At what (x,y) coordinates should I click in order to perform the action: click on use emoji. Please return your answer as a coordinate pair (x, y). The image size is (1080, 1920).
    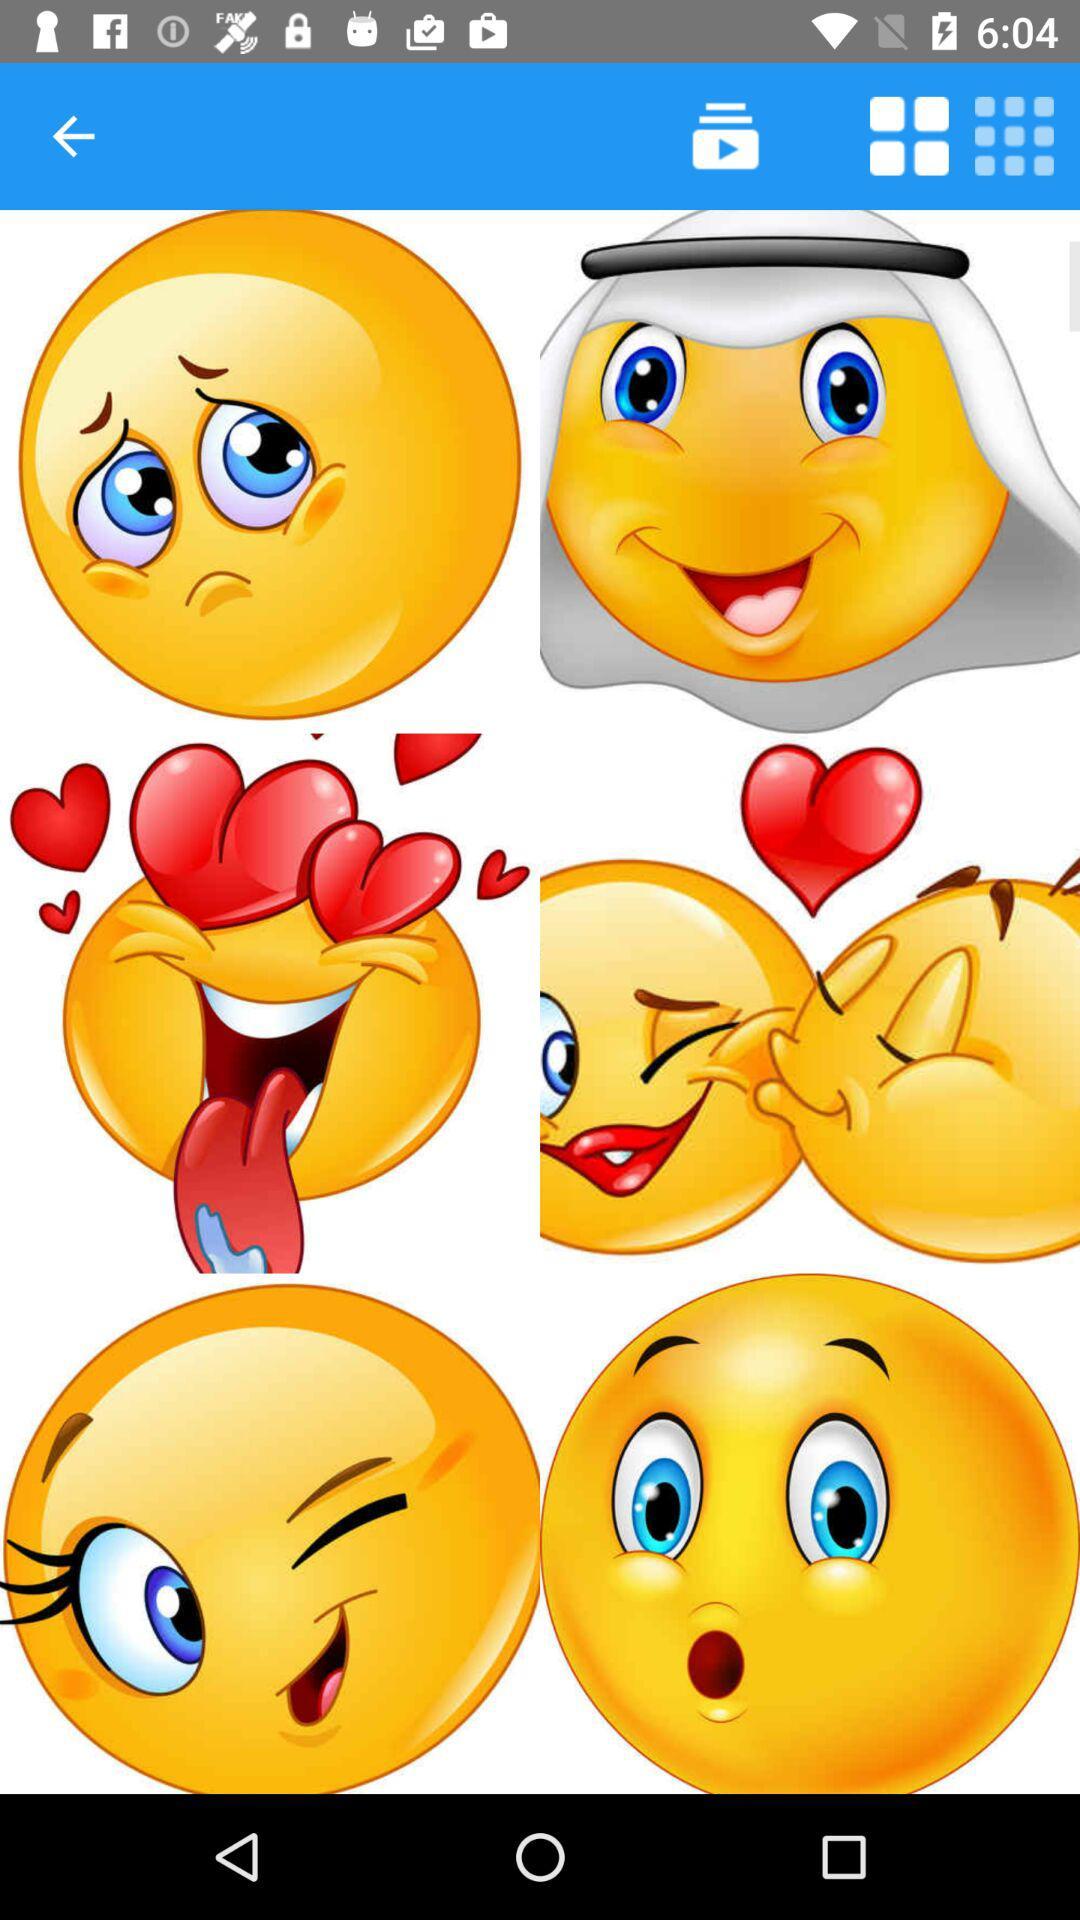
    Looking at the image, I should click on (270, 1003).